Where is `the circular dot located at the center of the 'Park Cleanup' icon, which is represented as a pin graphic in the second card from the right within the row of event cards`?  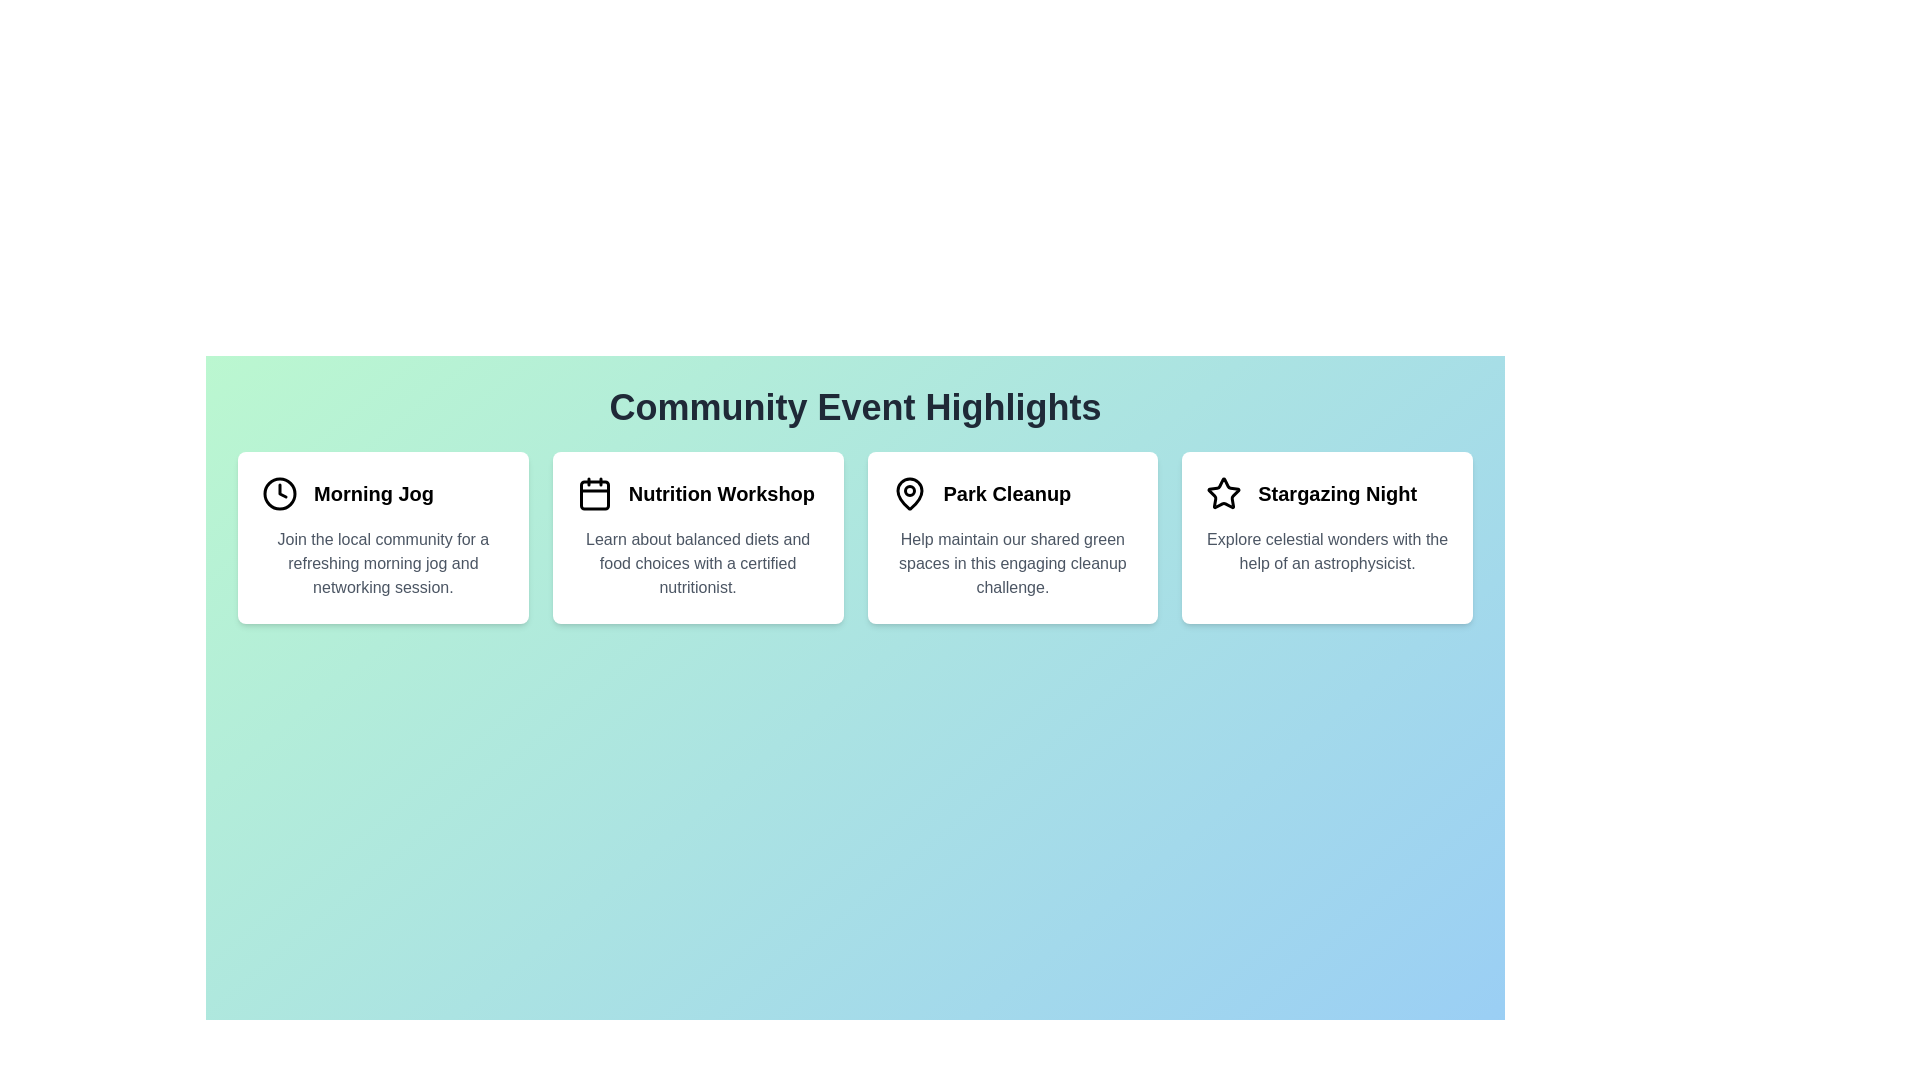
the circular dot located at the center of the 'Park Cleanup' icon, which is represented as a pin graphic in the second card from the right within the row of event cards is located at coordinates (908, 490).